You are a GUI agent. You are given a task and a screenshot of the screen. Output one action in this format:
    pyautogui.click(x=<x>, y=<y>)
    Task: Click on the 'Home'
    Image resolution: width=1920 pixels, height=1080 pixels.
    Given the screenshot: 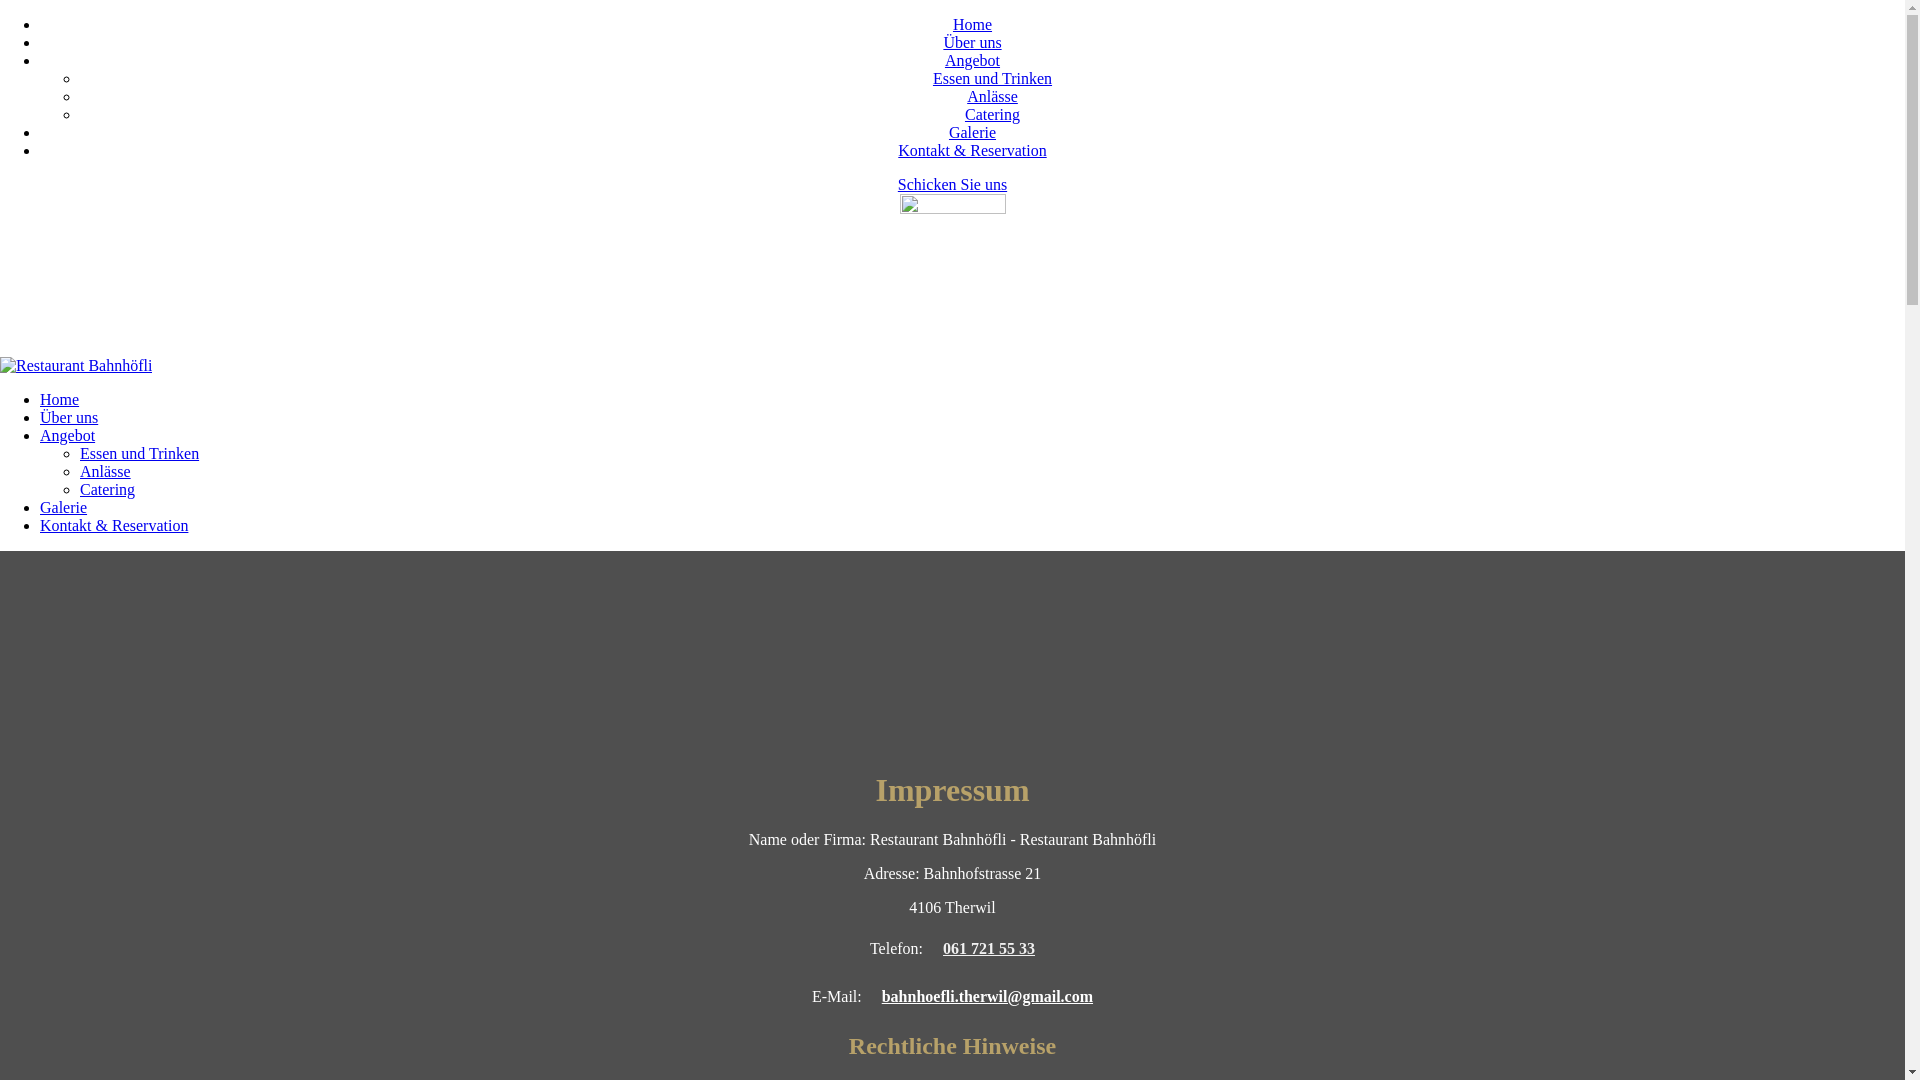 What is the action you would take?
    pyautogui.click(x=59, y=399)
    